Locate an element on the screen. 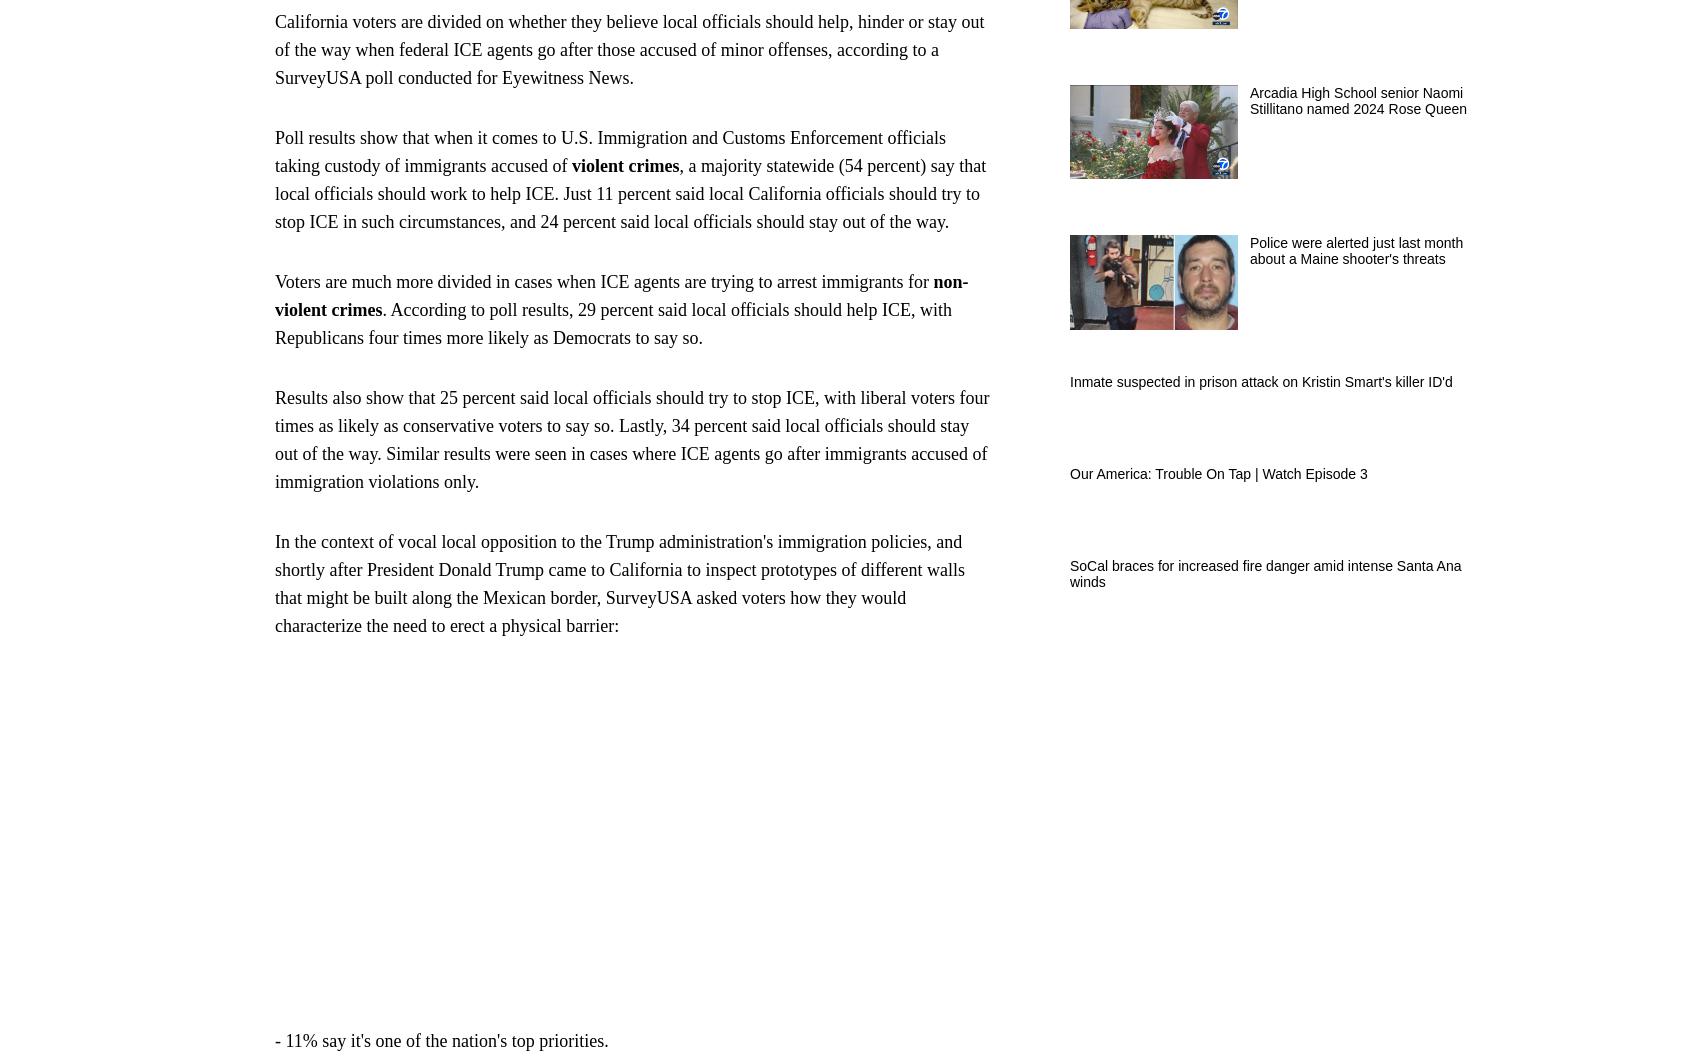 The width and height of the screenshot is (1692, 1061). 'Voters are much more divided in cases when ICE agents are trying to arrest immigrants for' is located at coordinates (274, 279).